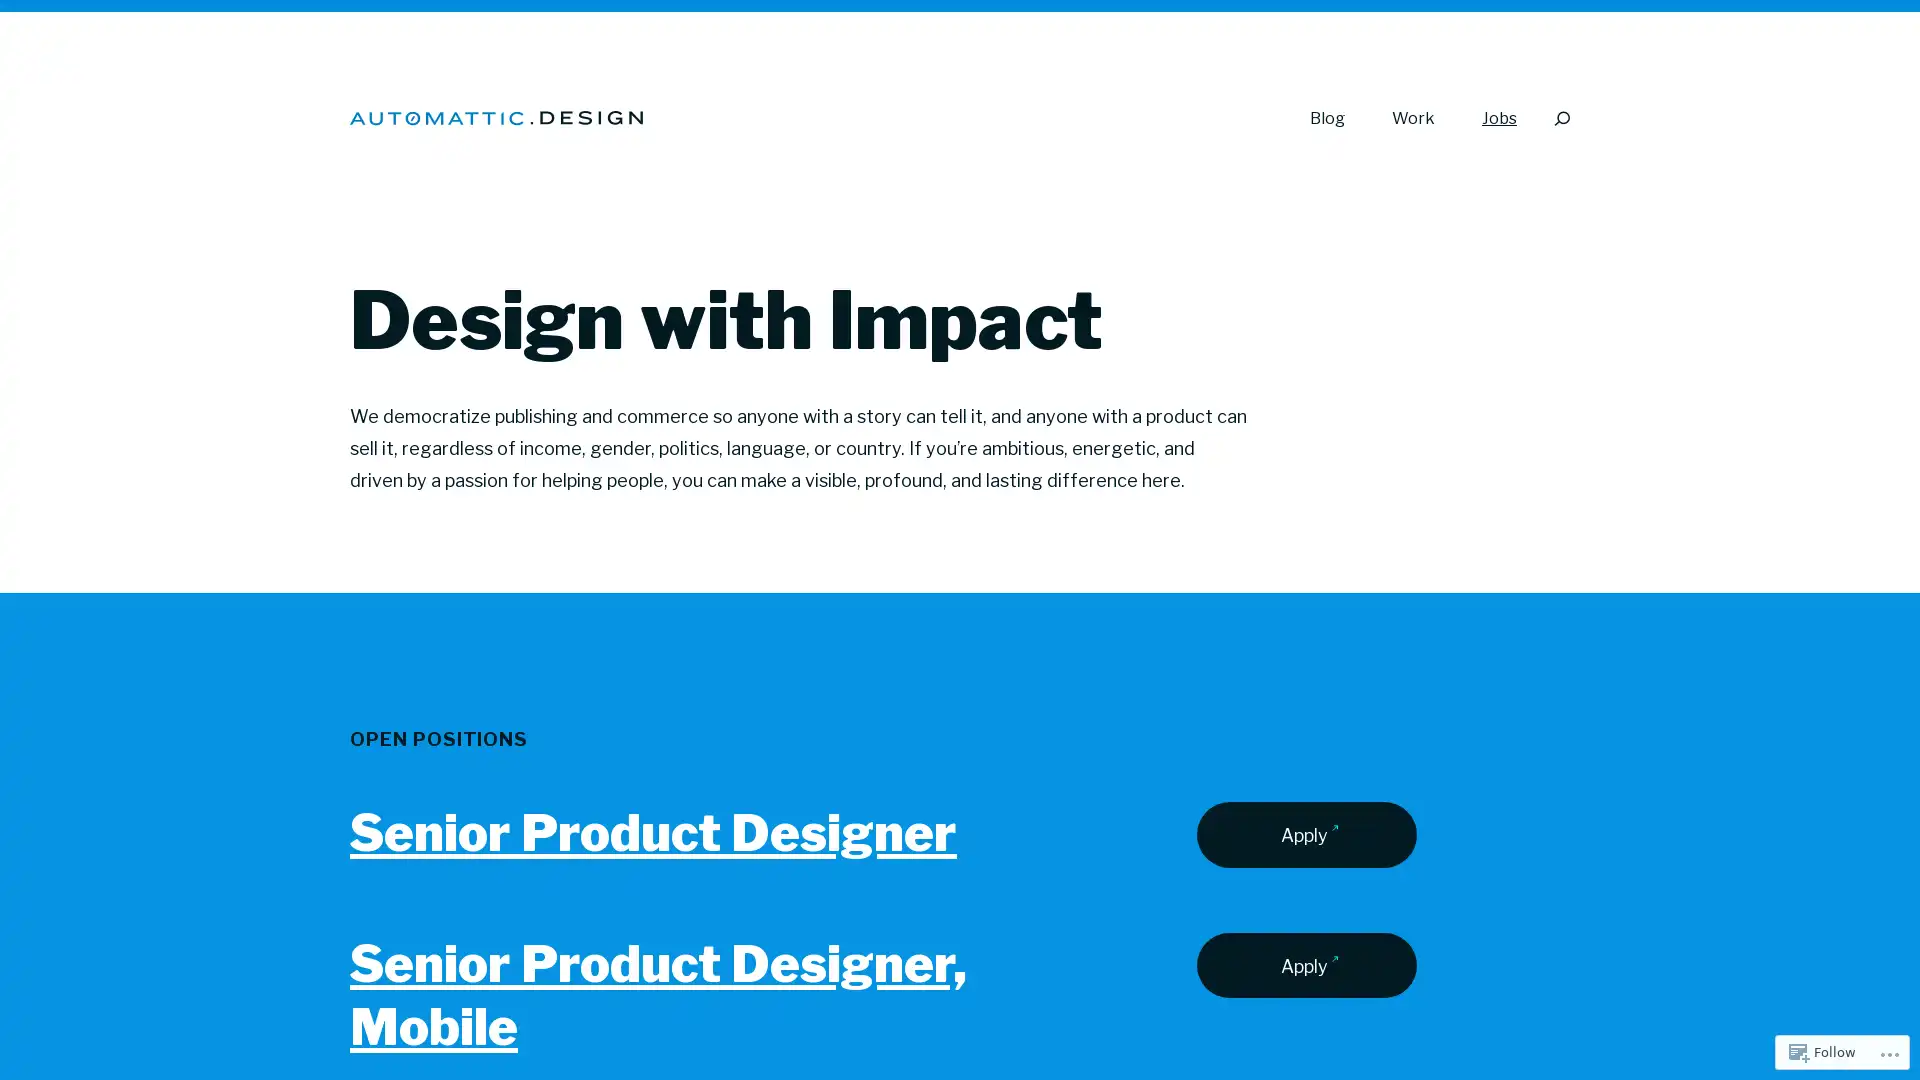 The image size is (1920, 1080). What do you see at coordinates (1560, 118) in the screenshot?
I see `Search` at bounding box center [1560, 118].